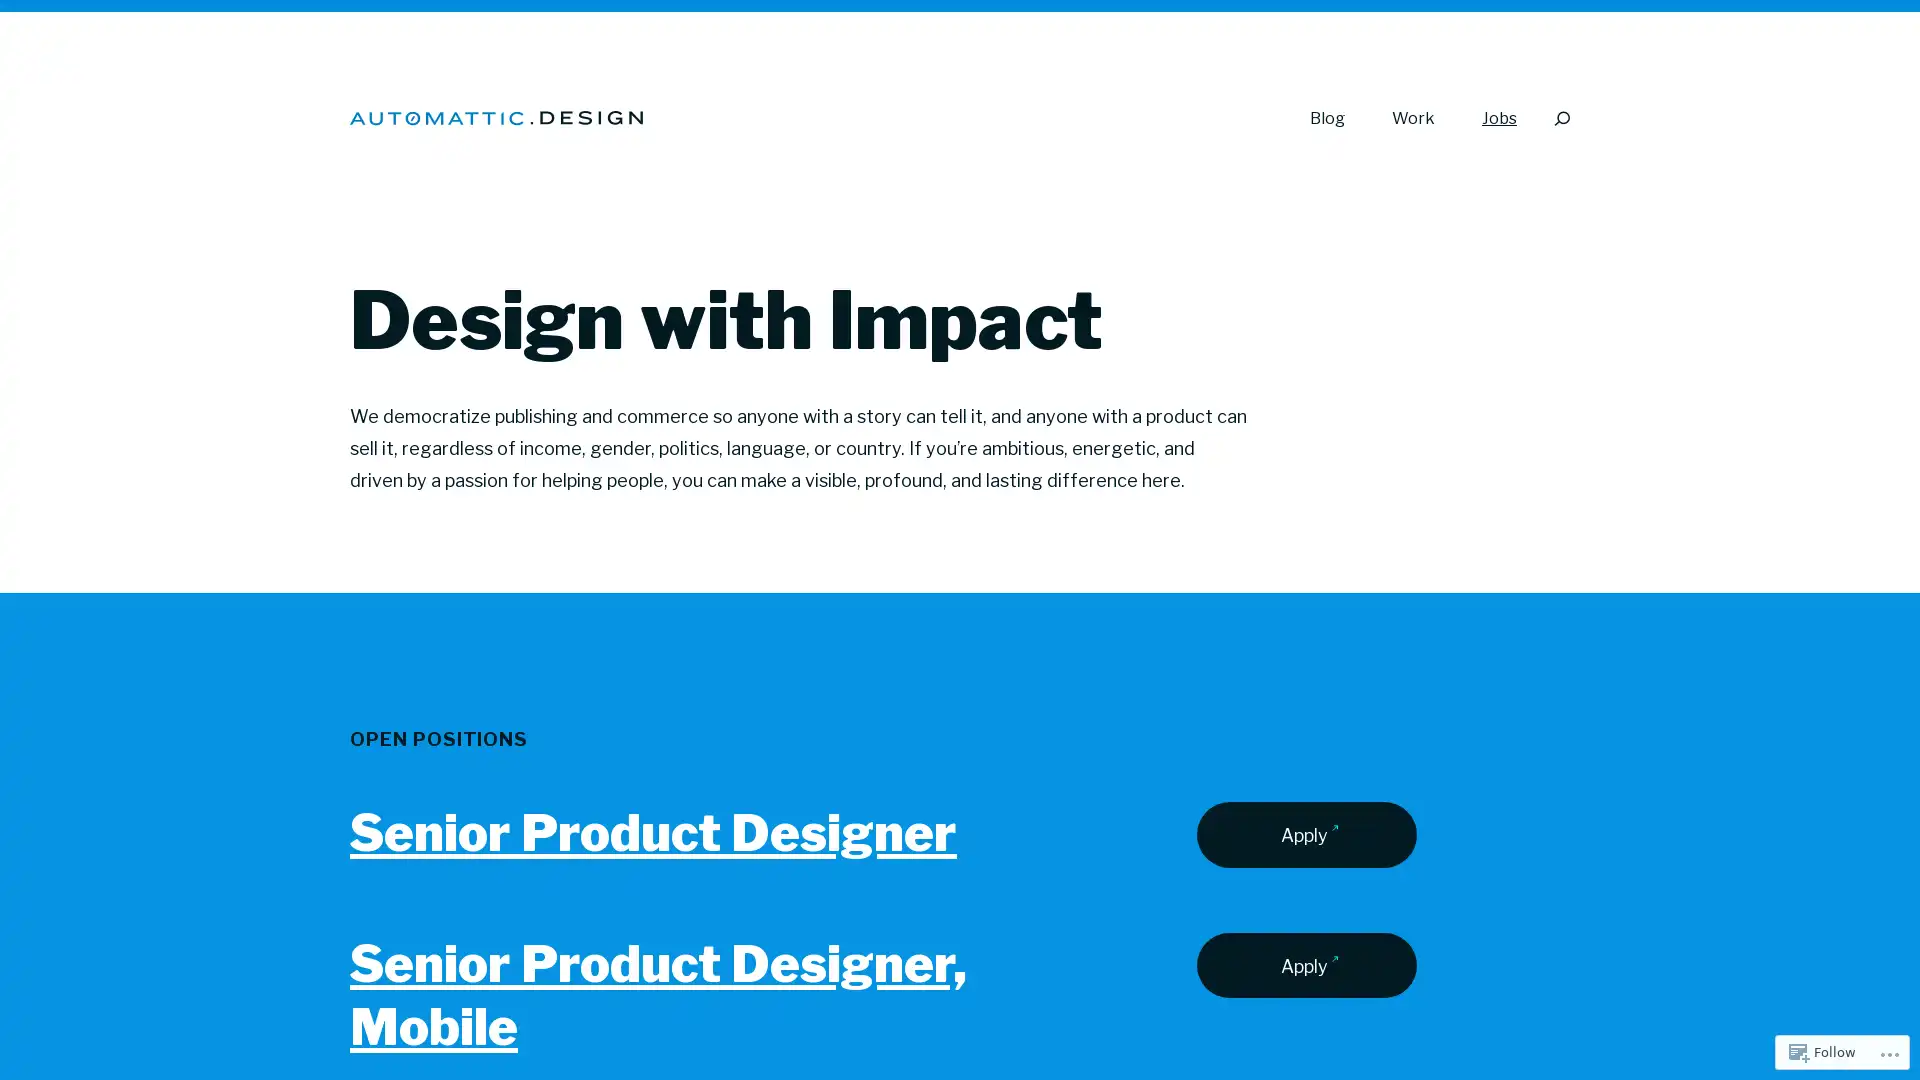 The image size is (1920, 1080). What do you see at coordinates (1560, 118) in the screenshot?
I see `Search` at bounding box center [1560, 118].